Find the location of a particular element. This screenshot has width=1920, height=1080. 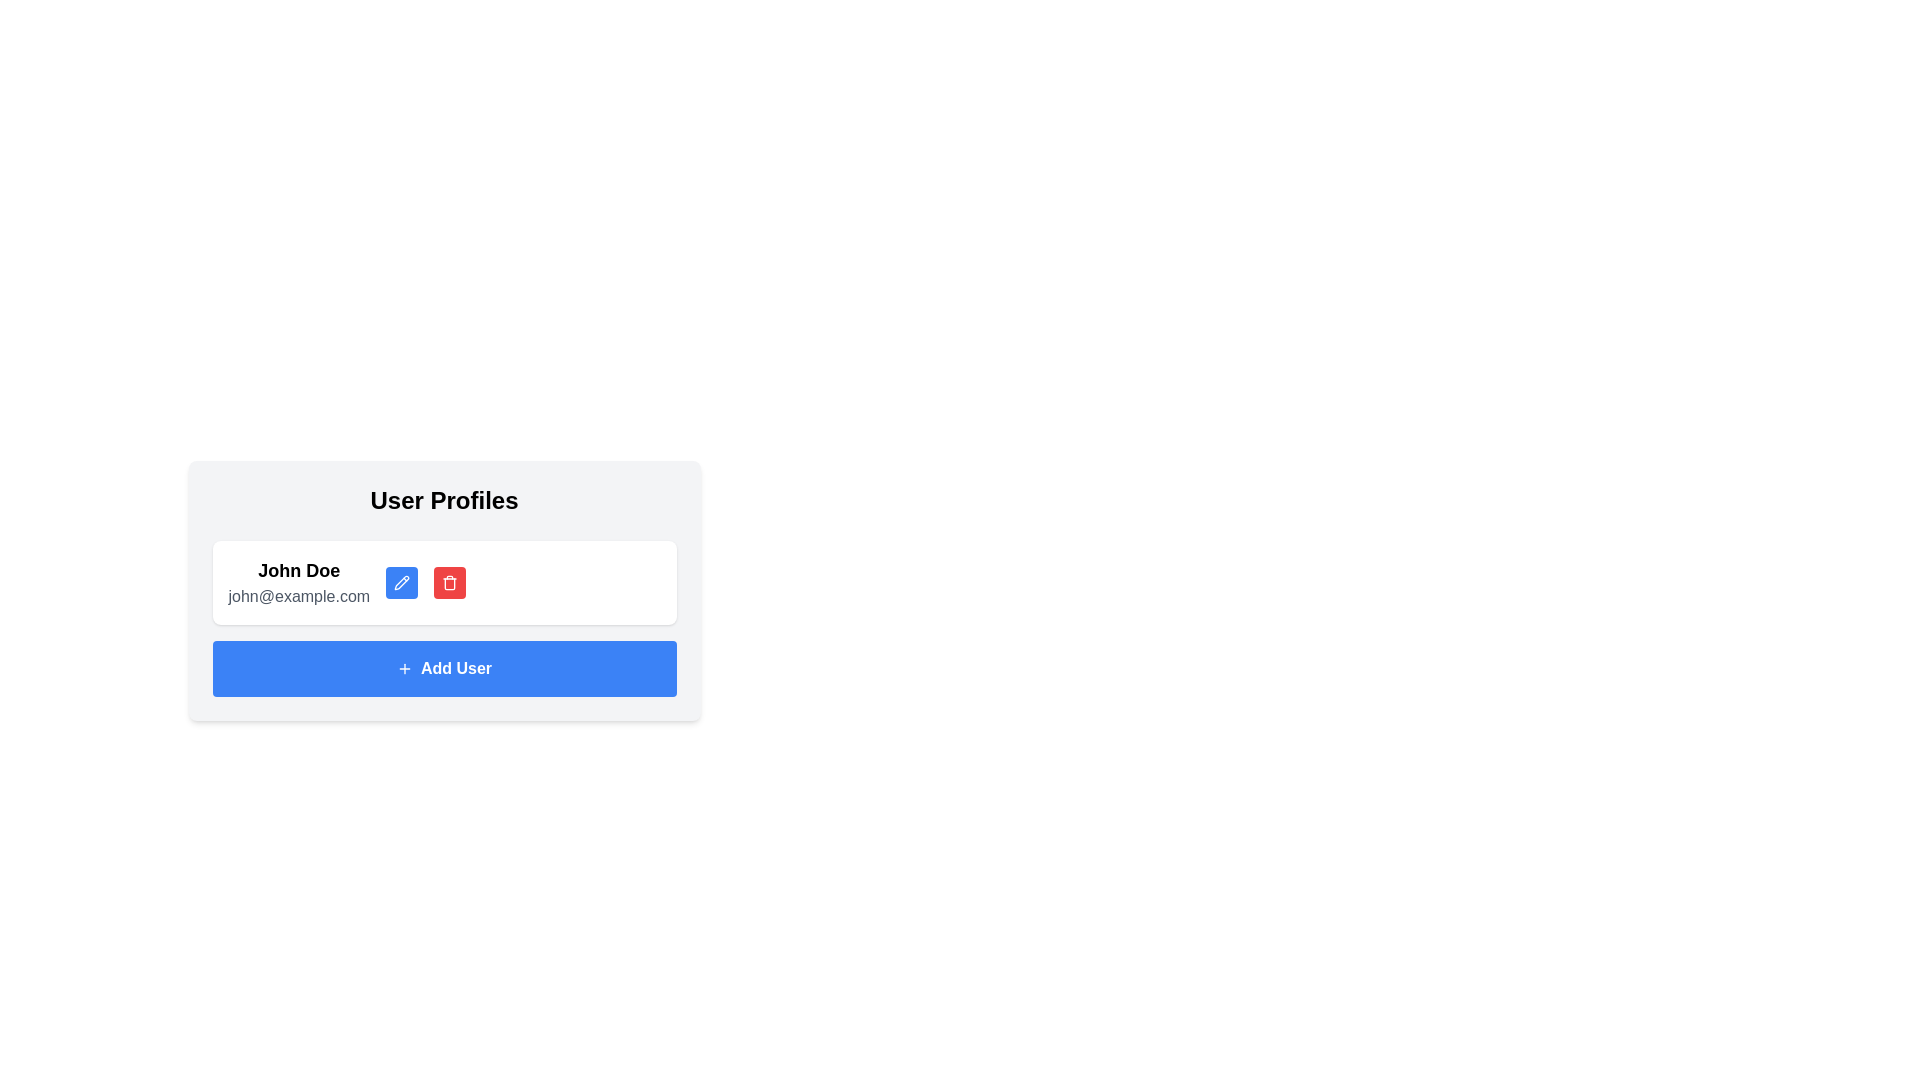

the 'Add User' button is located at coordinates (443, 668).